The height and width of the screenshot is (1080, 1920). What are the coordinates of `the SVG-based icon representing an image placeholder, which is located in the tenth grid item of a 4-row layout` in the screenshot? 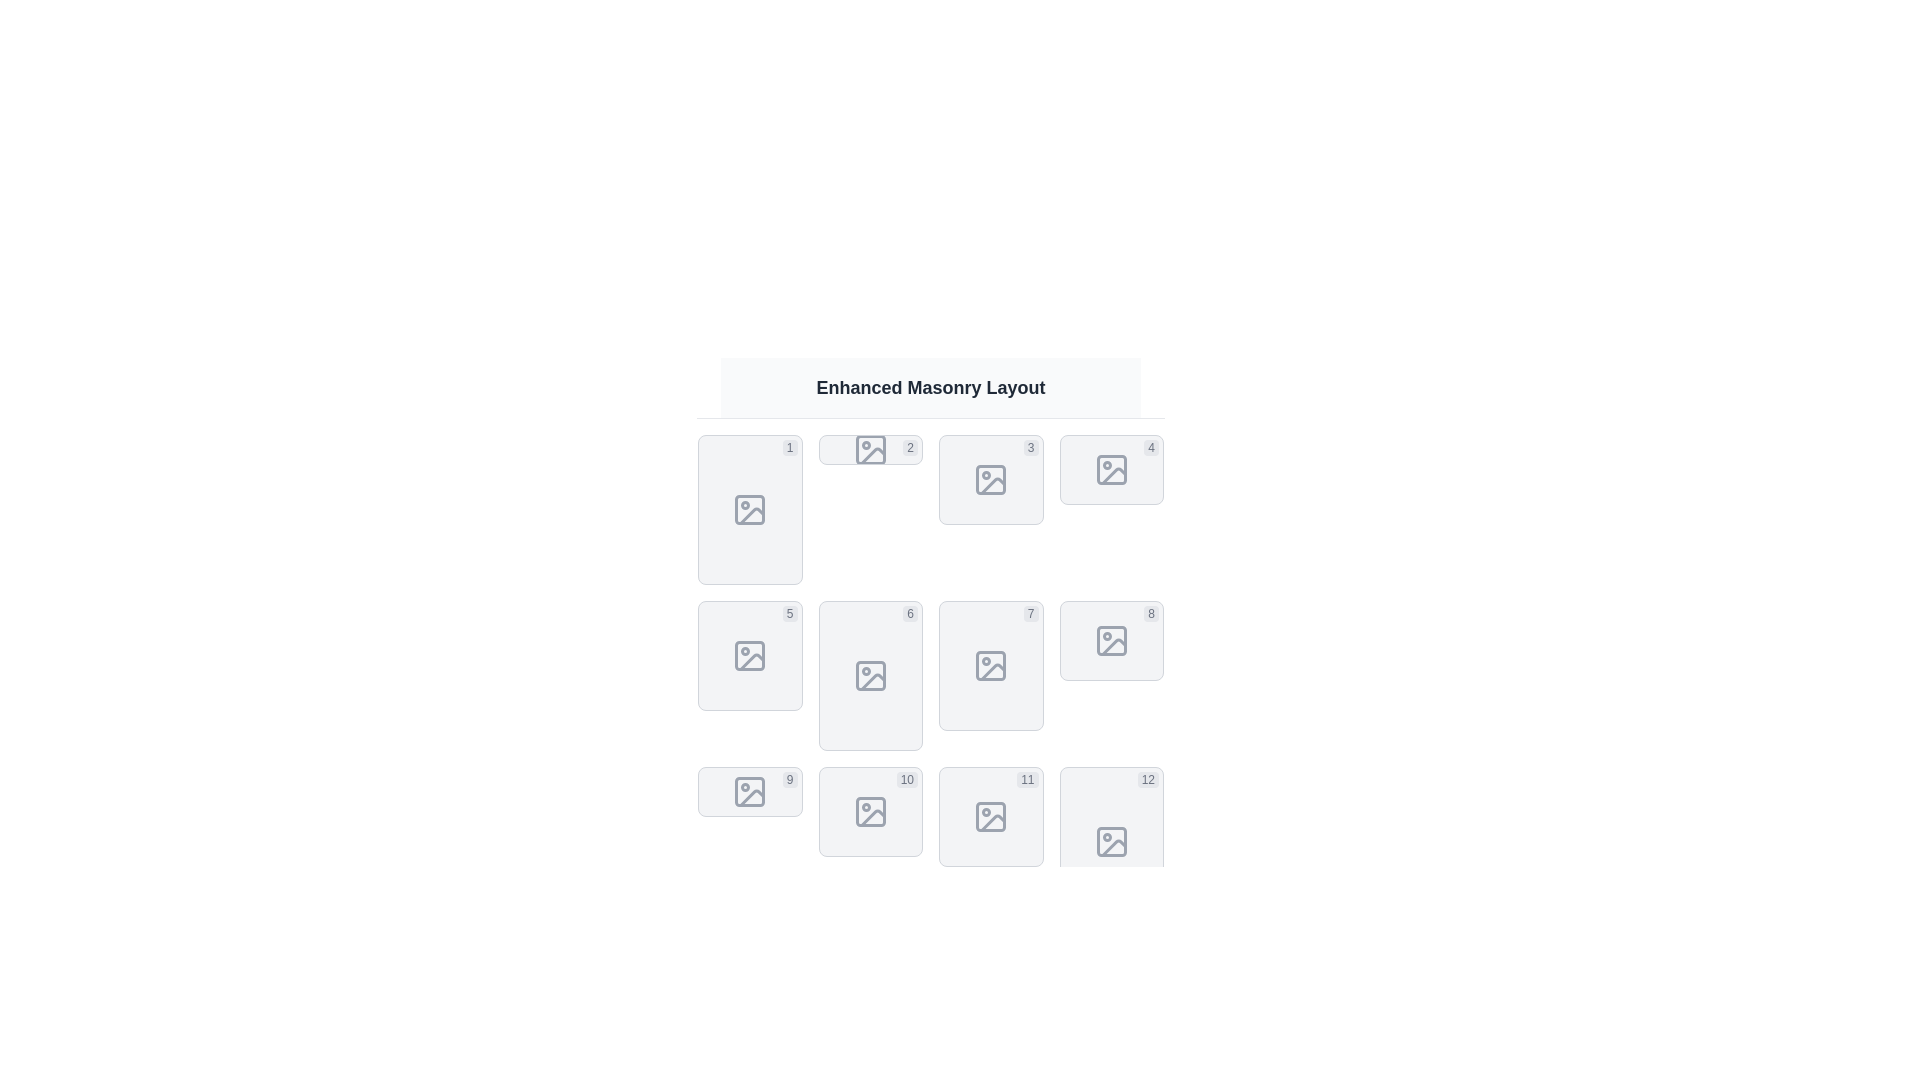 It's located at (870, 812).